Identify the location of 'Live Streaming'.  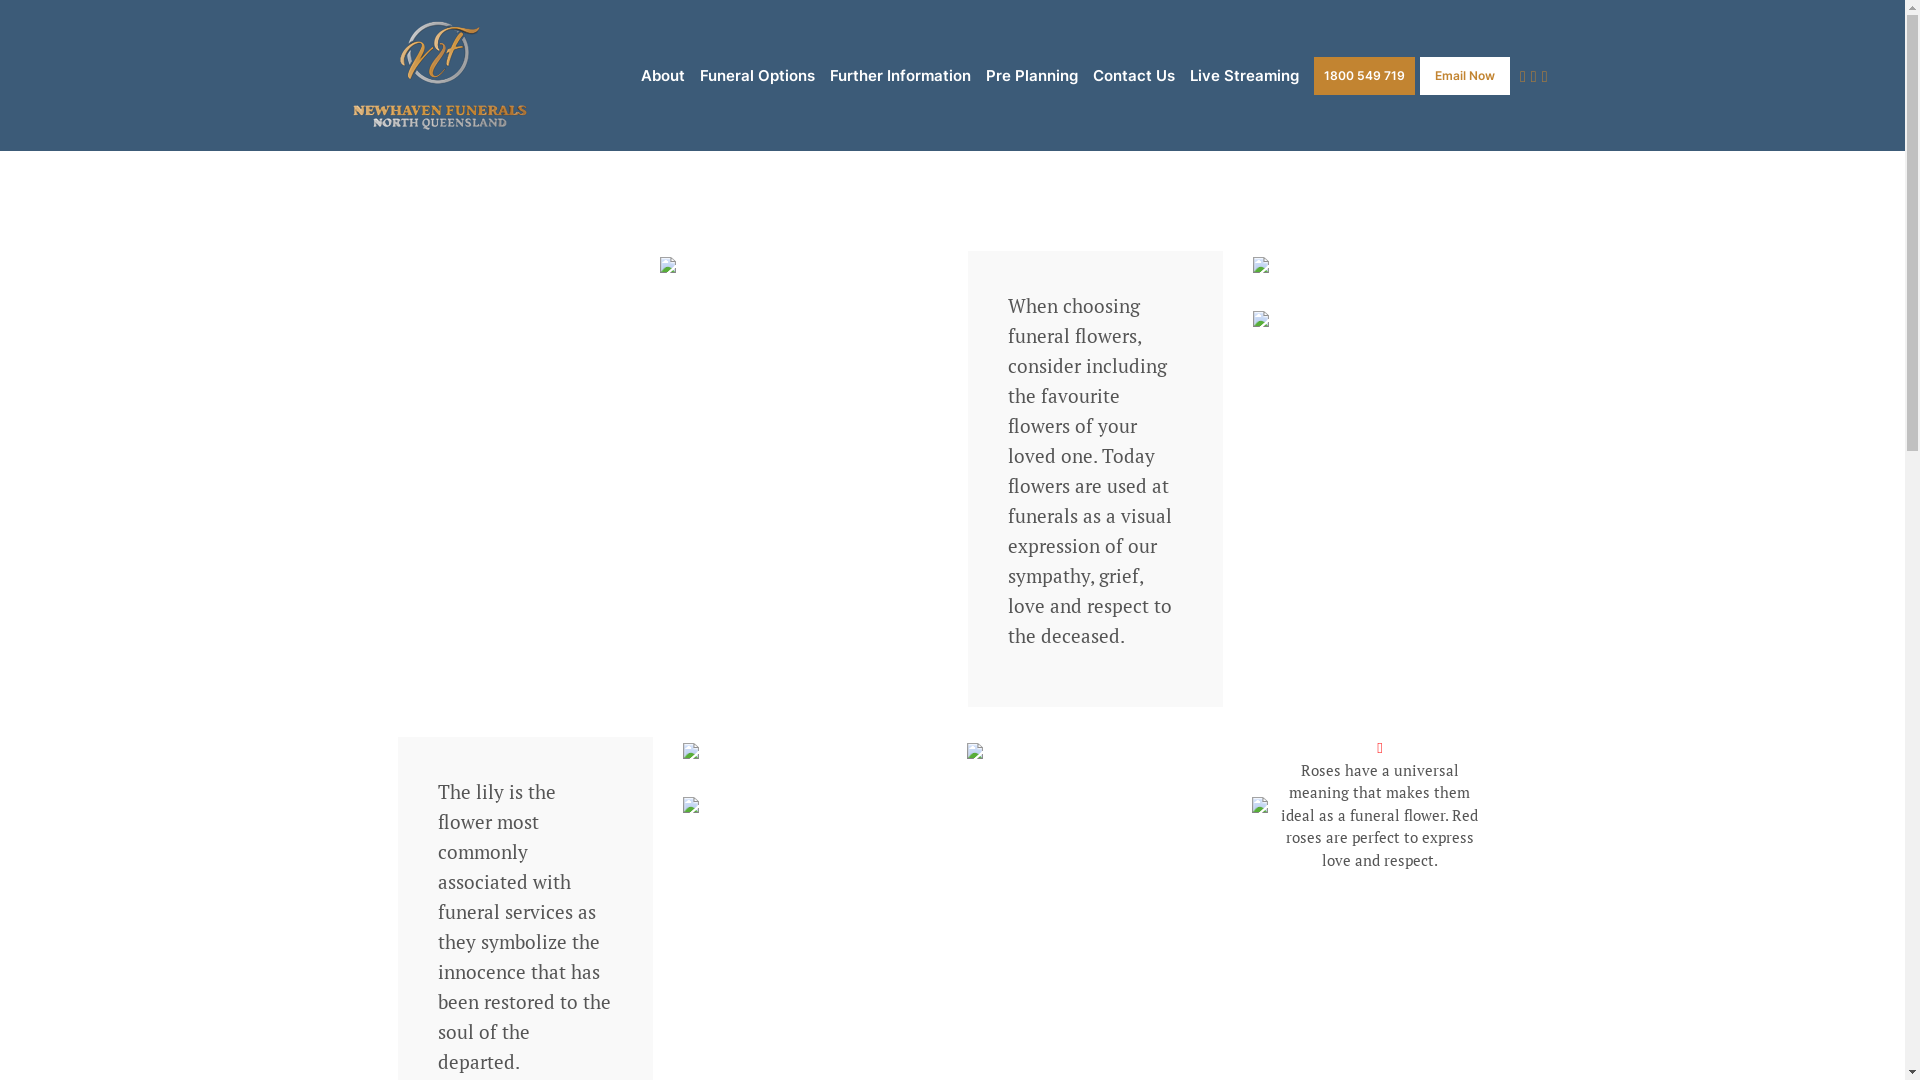
(1243, 75).